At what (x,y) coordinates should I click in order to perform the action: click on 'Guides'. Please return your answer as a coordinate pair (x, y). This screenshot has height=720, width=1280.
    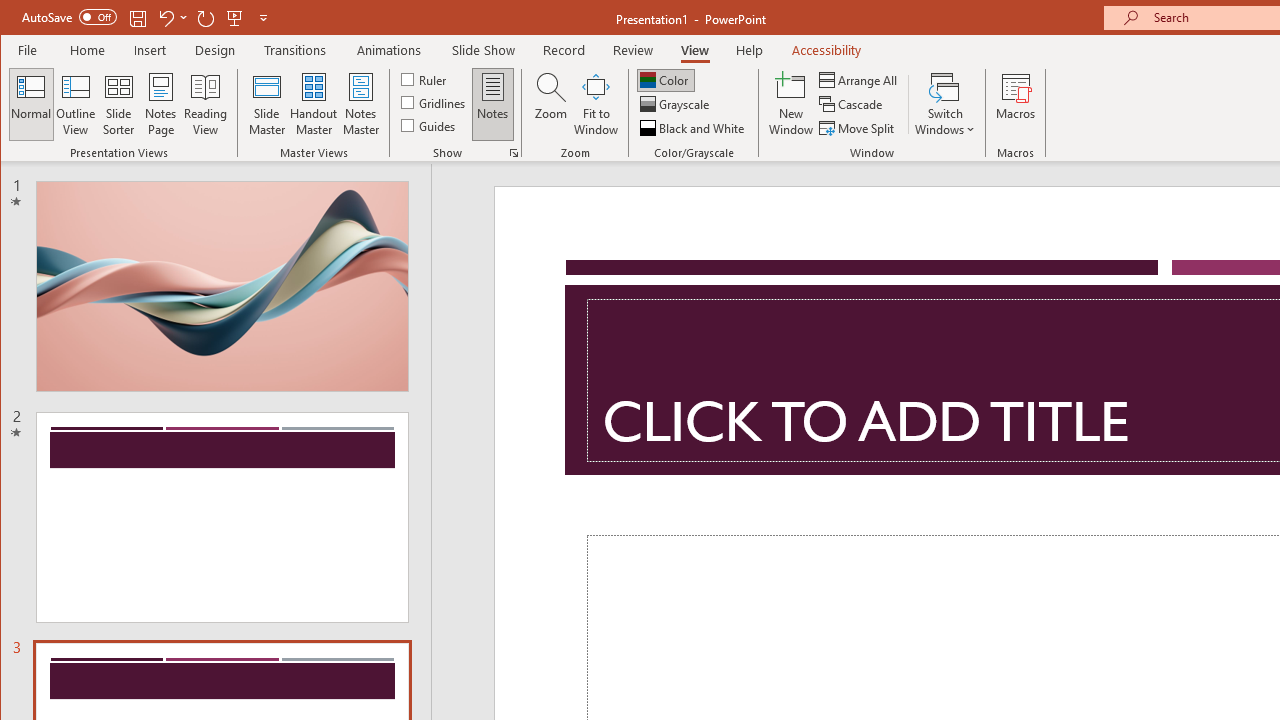
    Looking at the image, I should click on (429, 125).